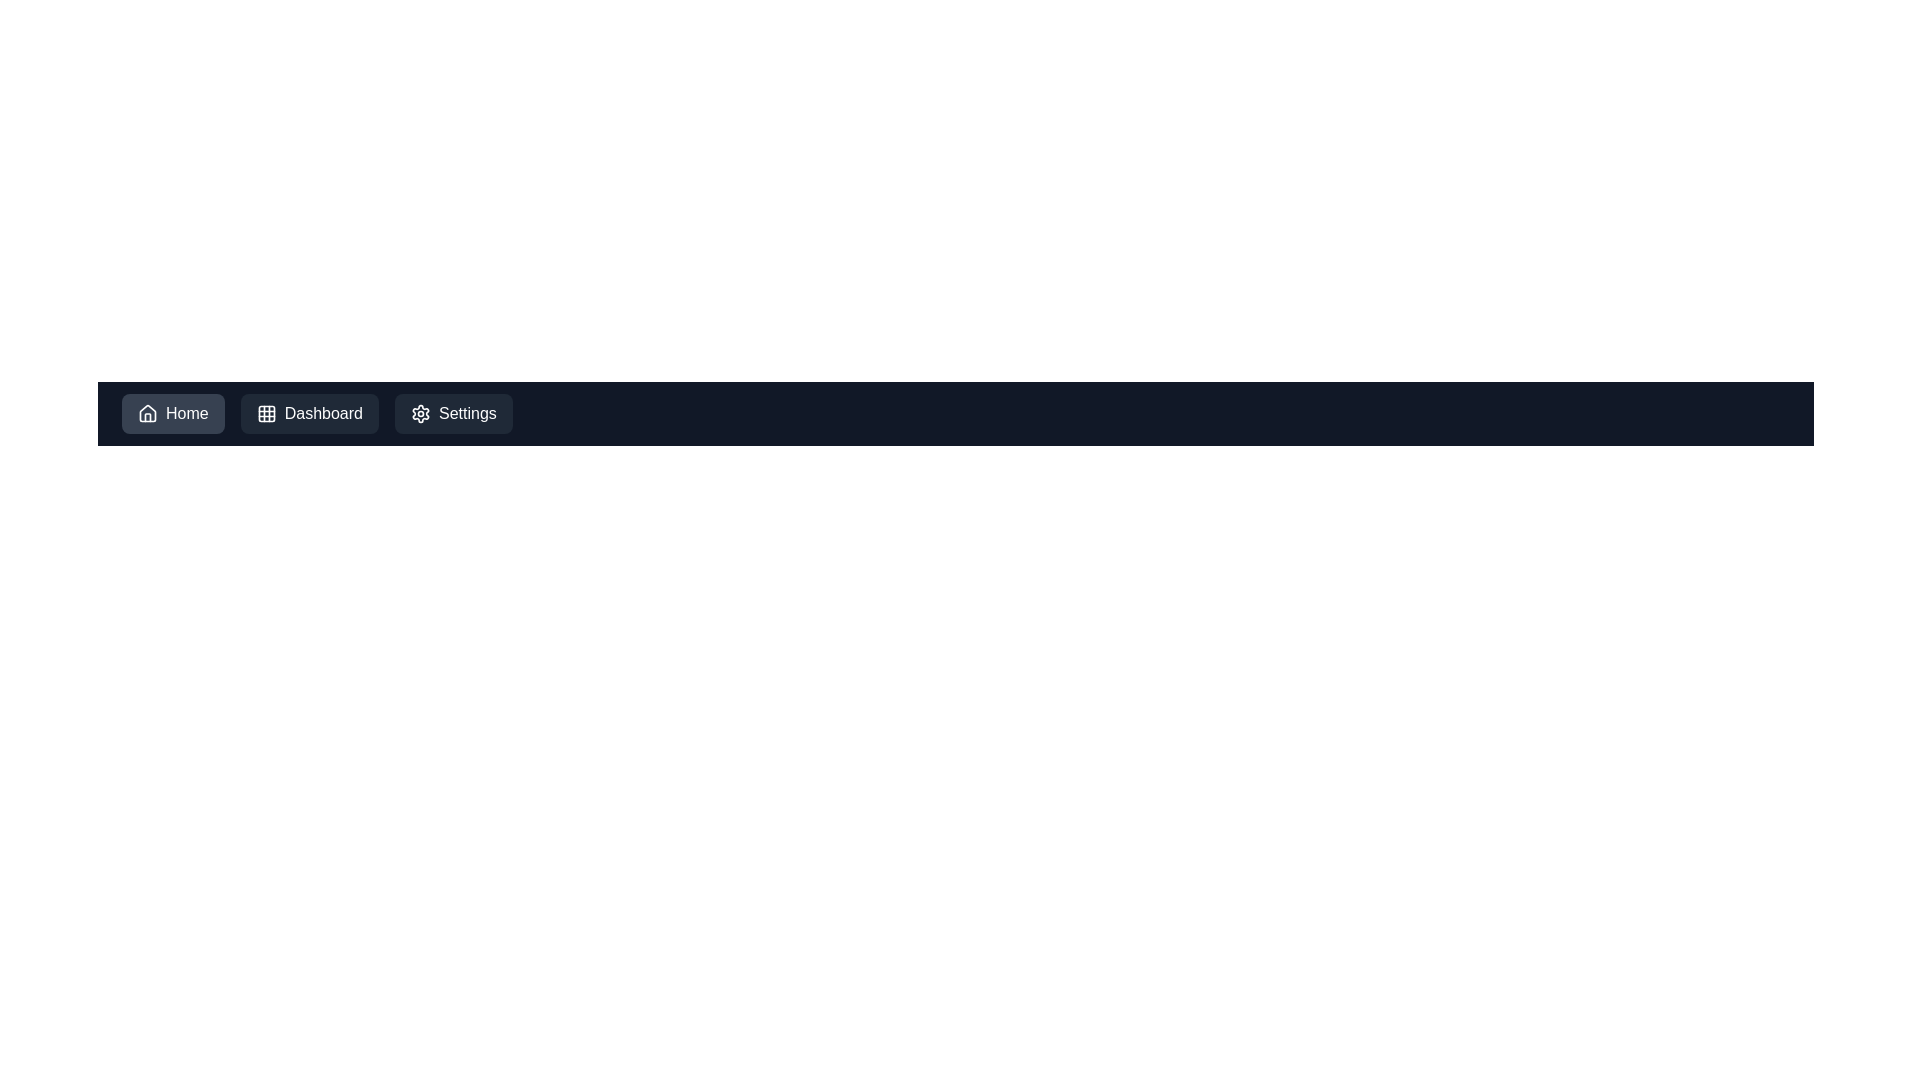 This screenshot has height=1080, width=1920. Describe the element at coordinates (265, 412) in the screenshot. I see `the filled square with rounded corners located centrally within the SVG grid icon in the navigation bar` at that location.